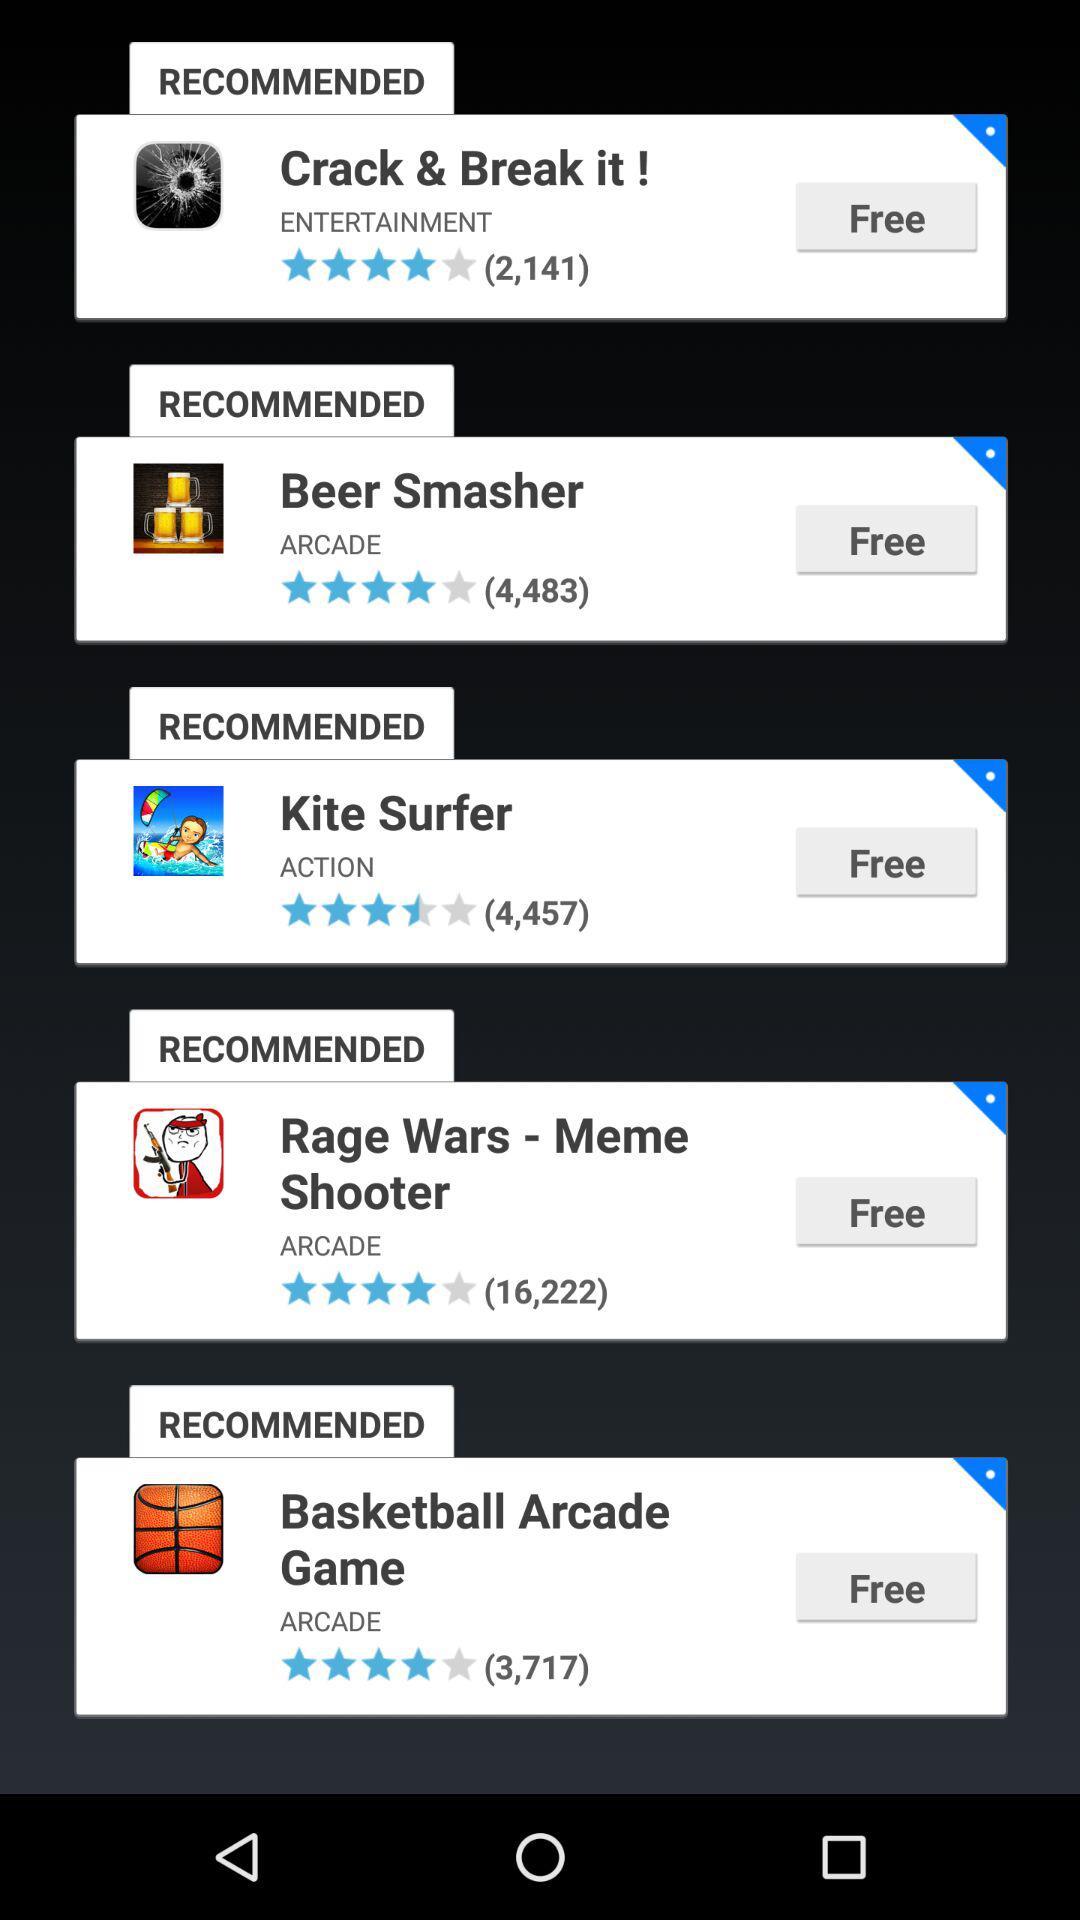  Describe the element at coordinates (417, 263) in the screenshot. I see `icon above recommended item` at that location.